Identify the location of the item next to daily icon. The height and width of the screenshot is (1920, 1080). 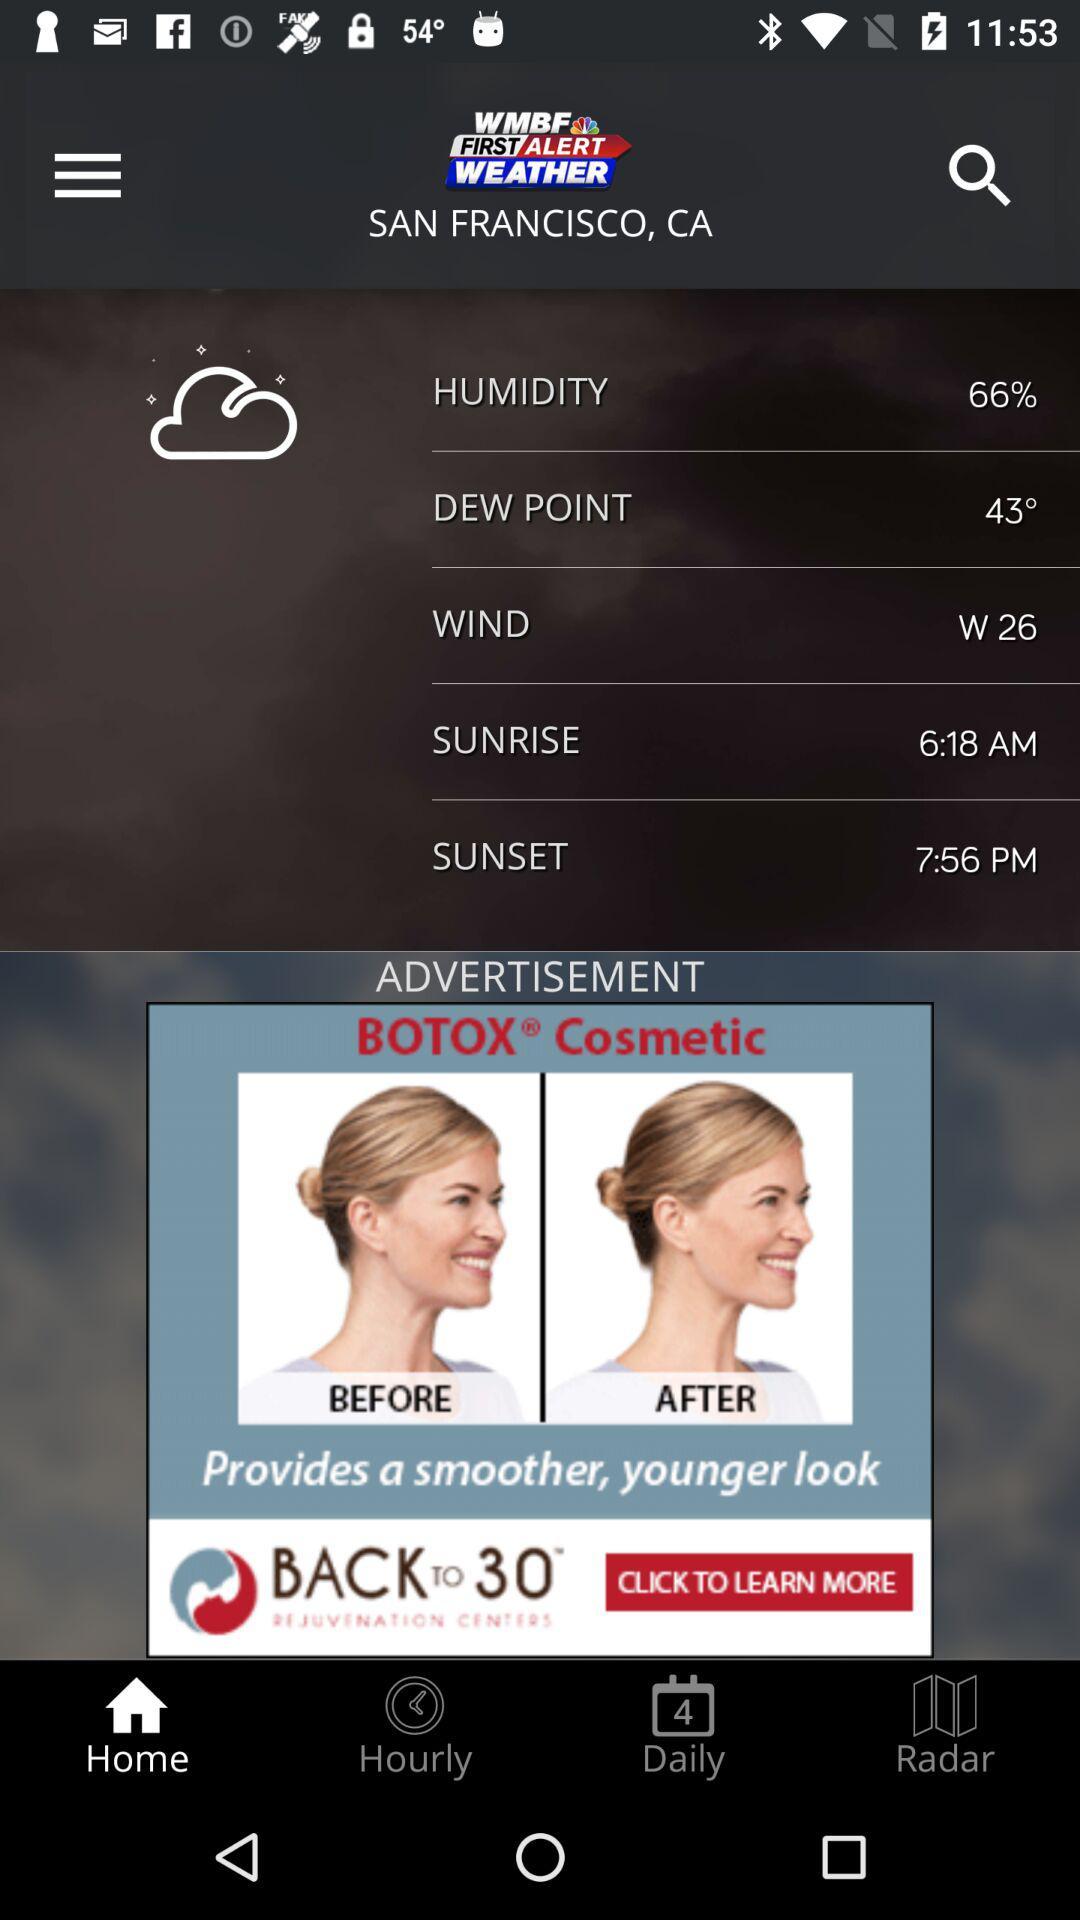
(413, 1726).